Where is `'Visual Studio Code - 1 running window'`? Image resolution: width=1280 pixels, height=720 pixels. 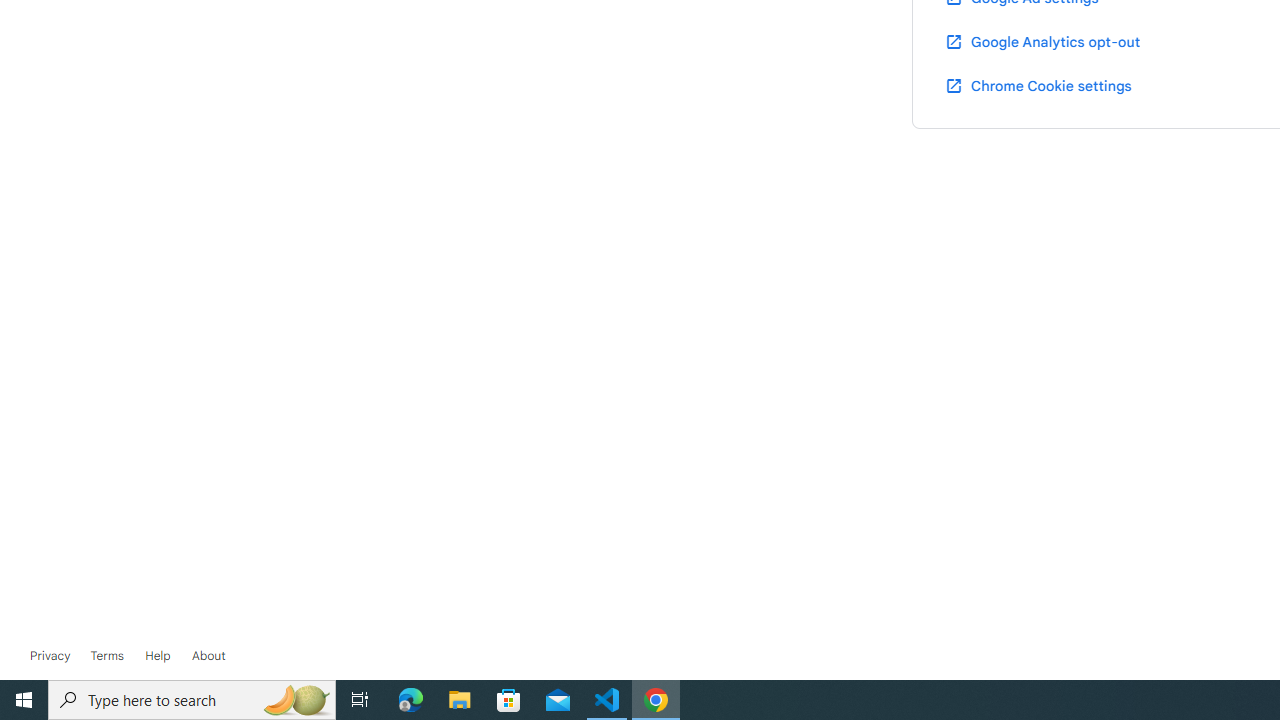 'Visual Studio Code - 1 running window' is located at coordinates (606, 698).